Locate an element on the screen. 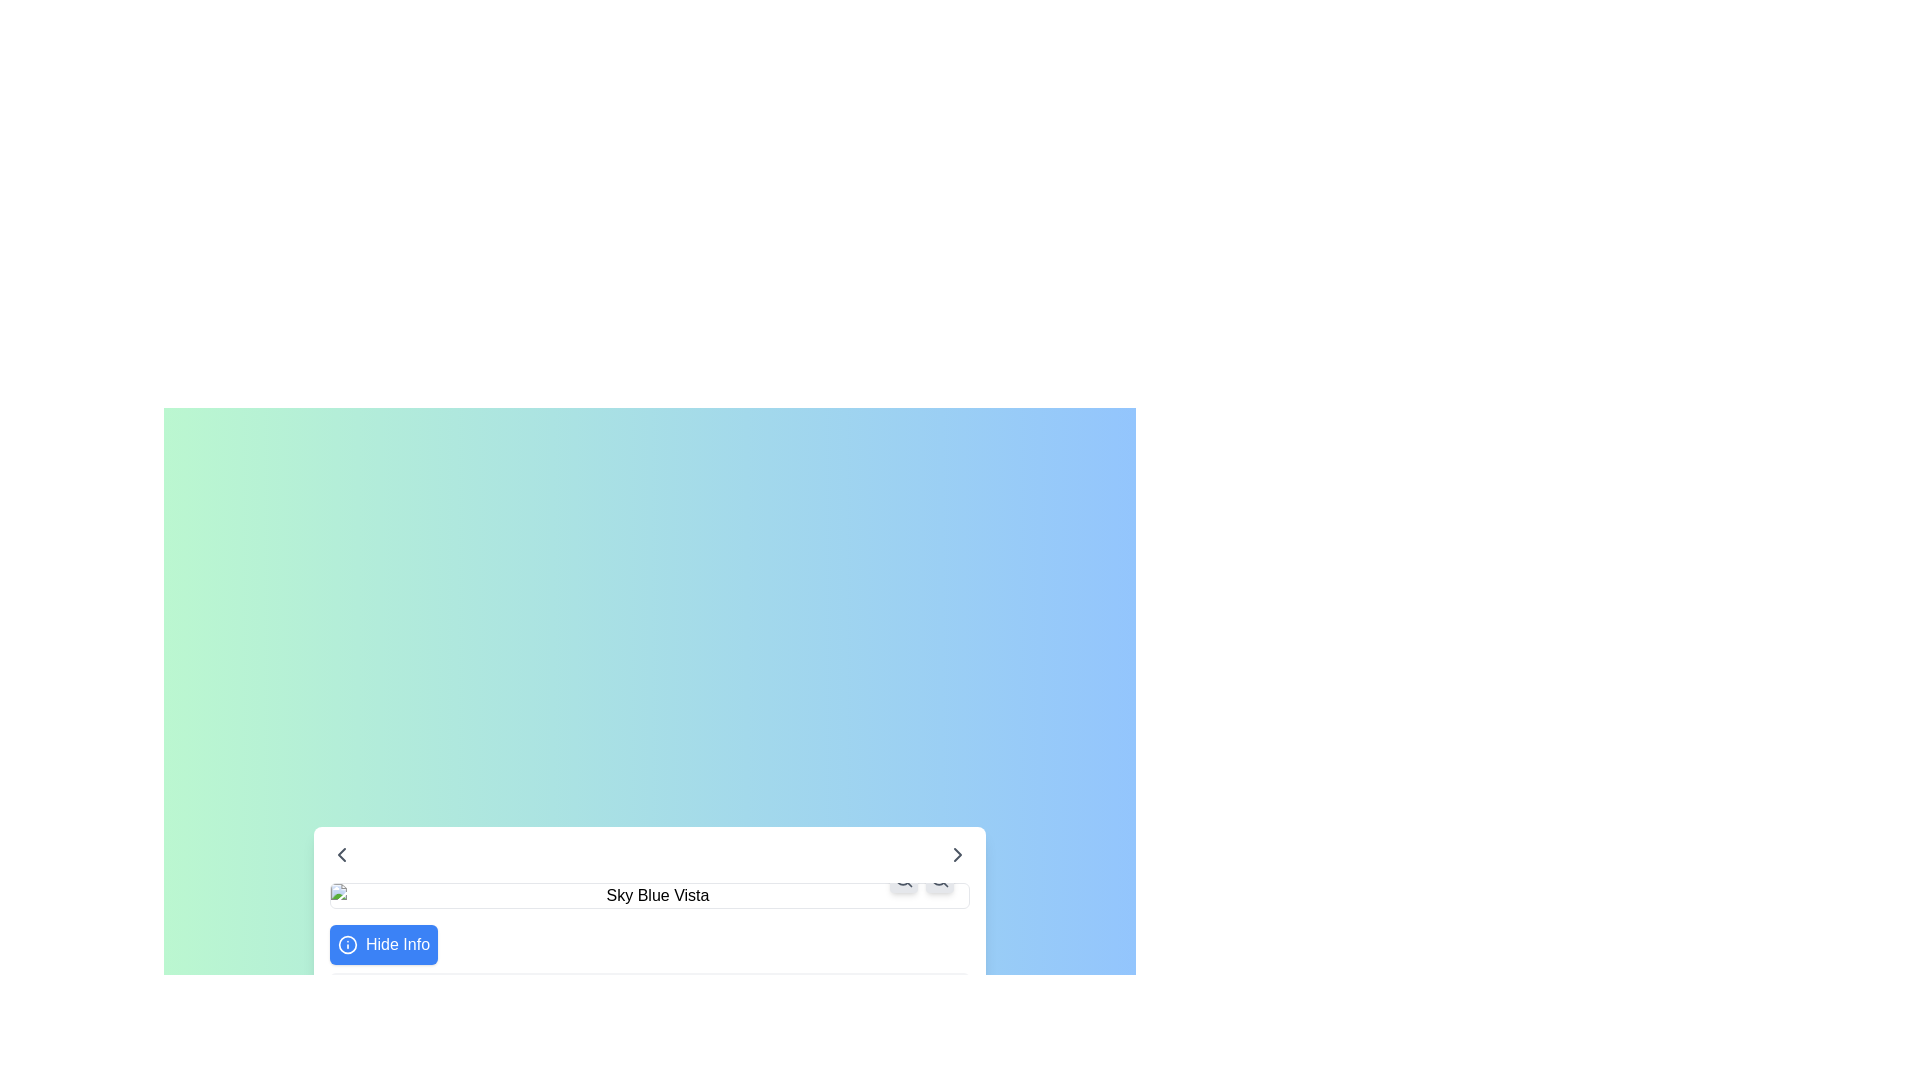 The image size is (1920, 1080). the 'Hide Info' button, which has a rounded blue background and white text is located at coordinates (384, 945).